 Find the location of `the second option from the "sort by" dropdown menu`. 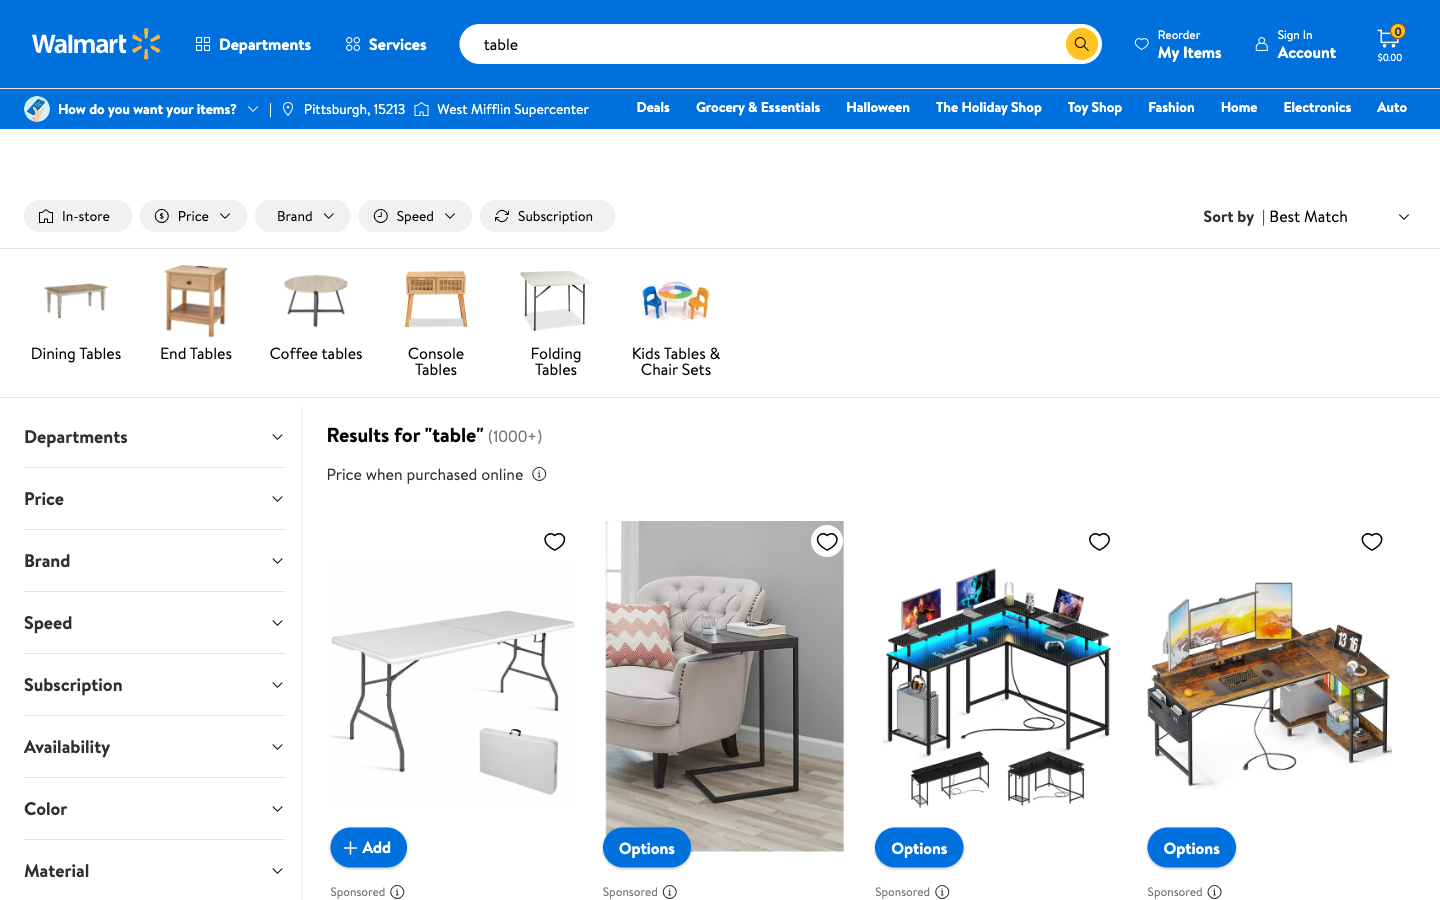

the second option from the "sort by" dropdown menu is located at coordinates (1339, 216).